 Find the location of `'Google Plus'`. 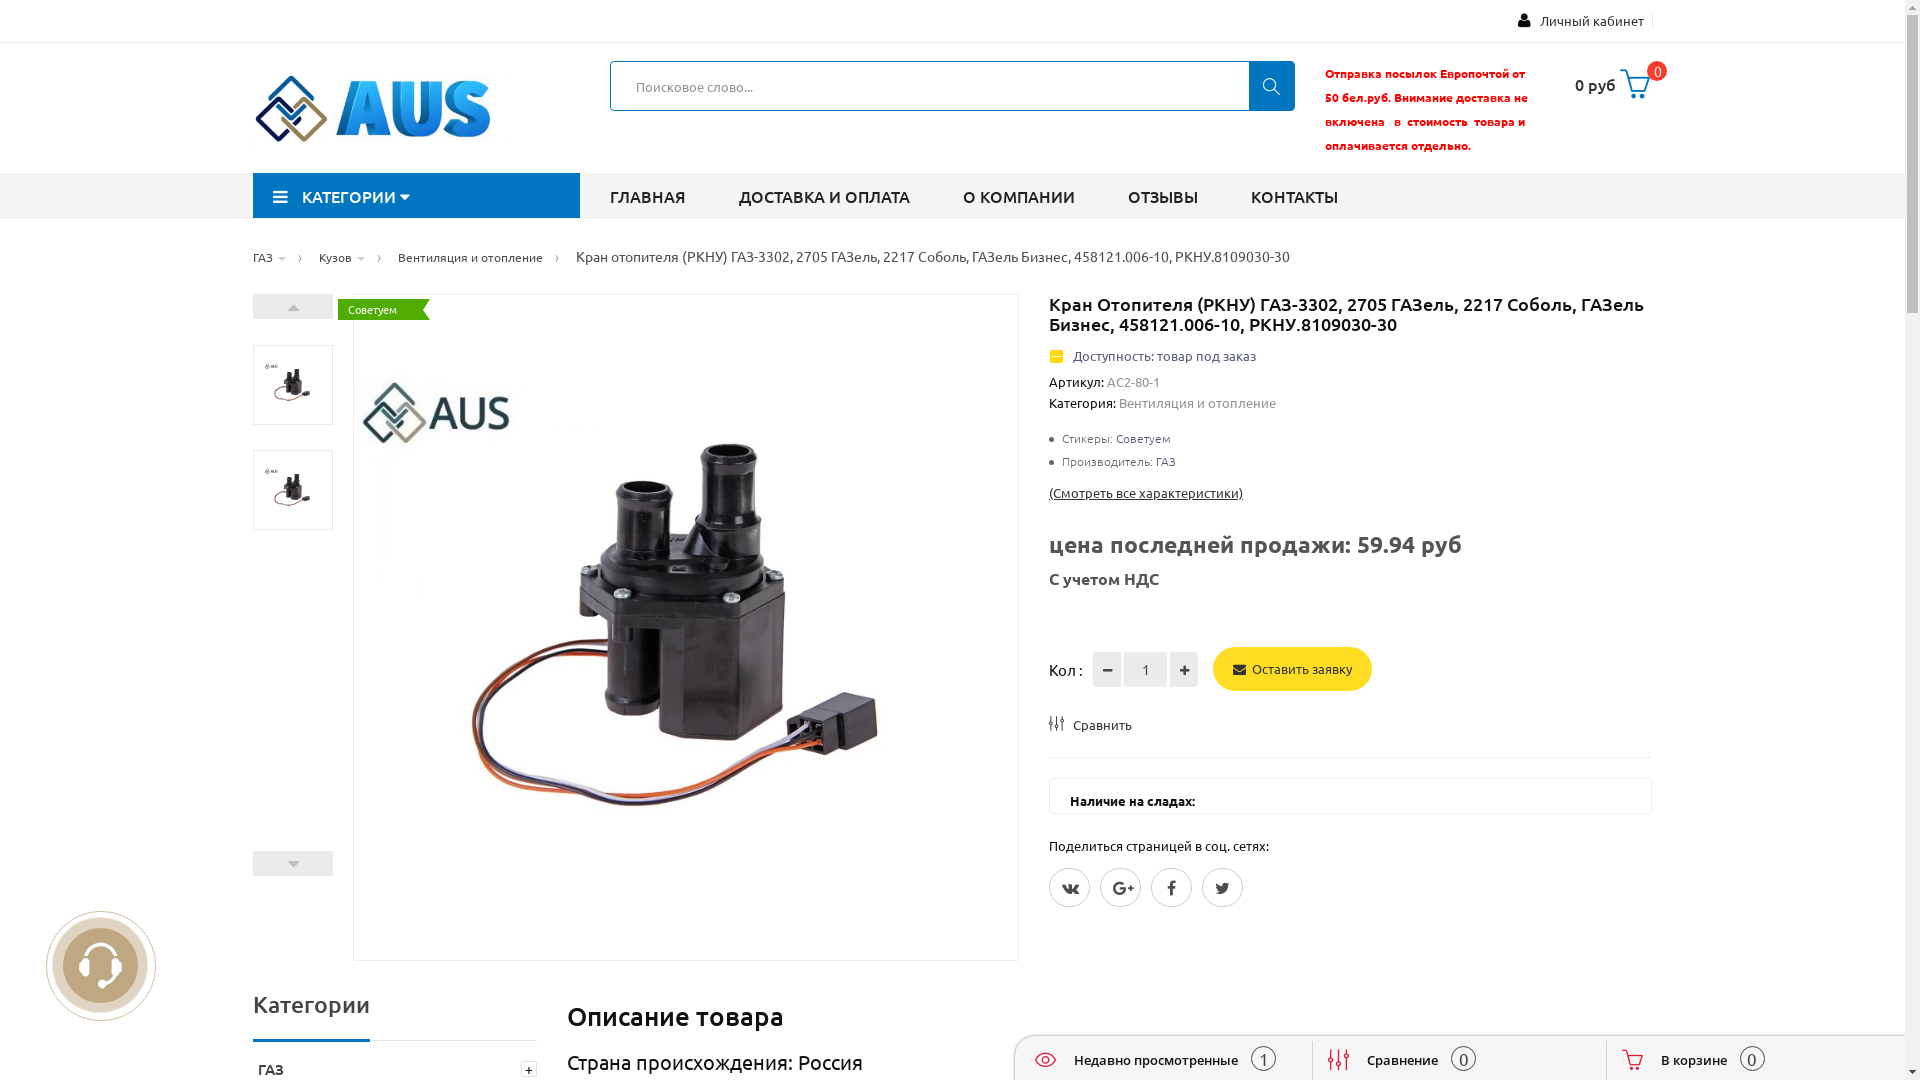

'Google Plus' is located at coordinates (1120, 886).